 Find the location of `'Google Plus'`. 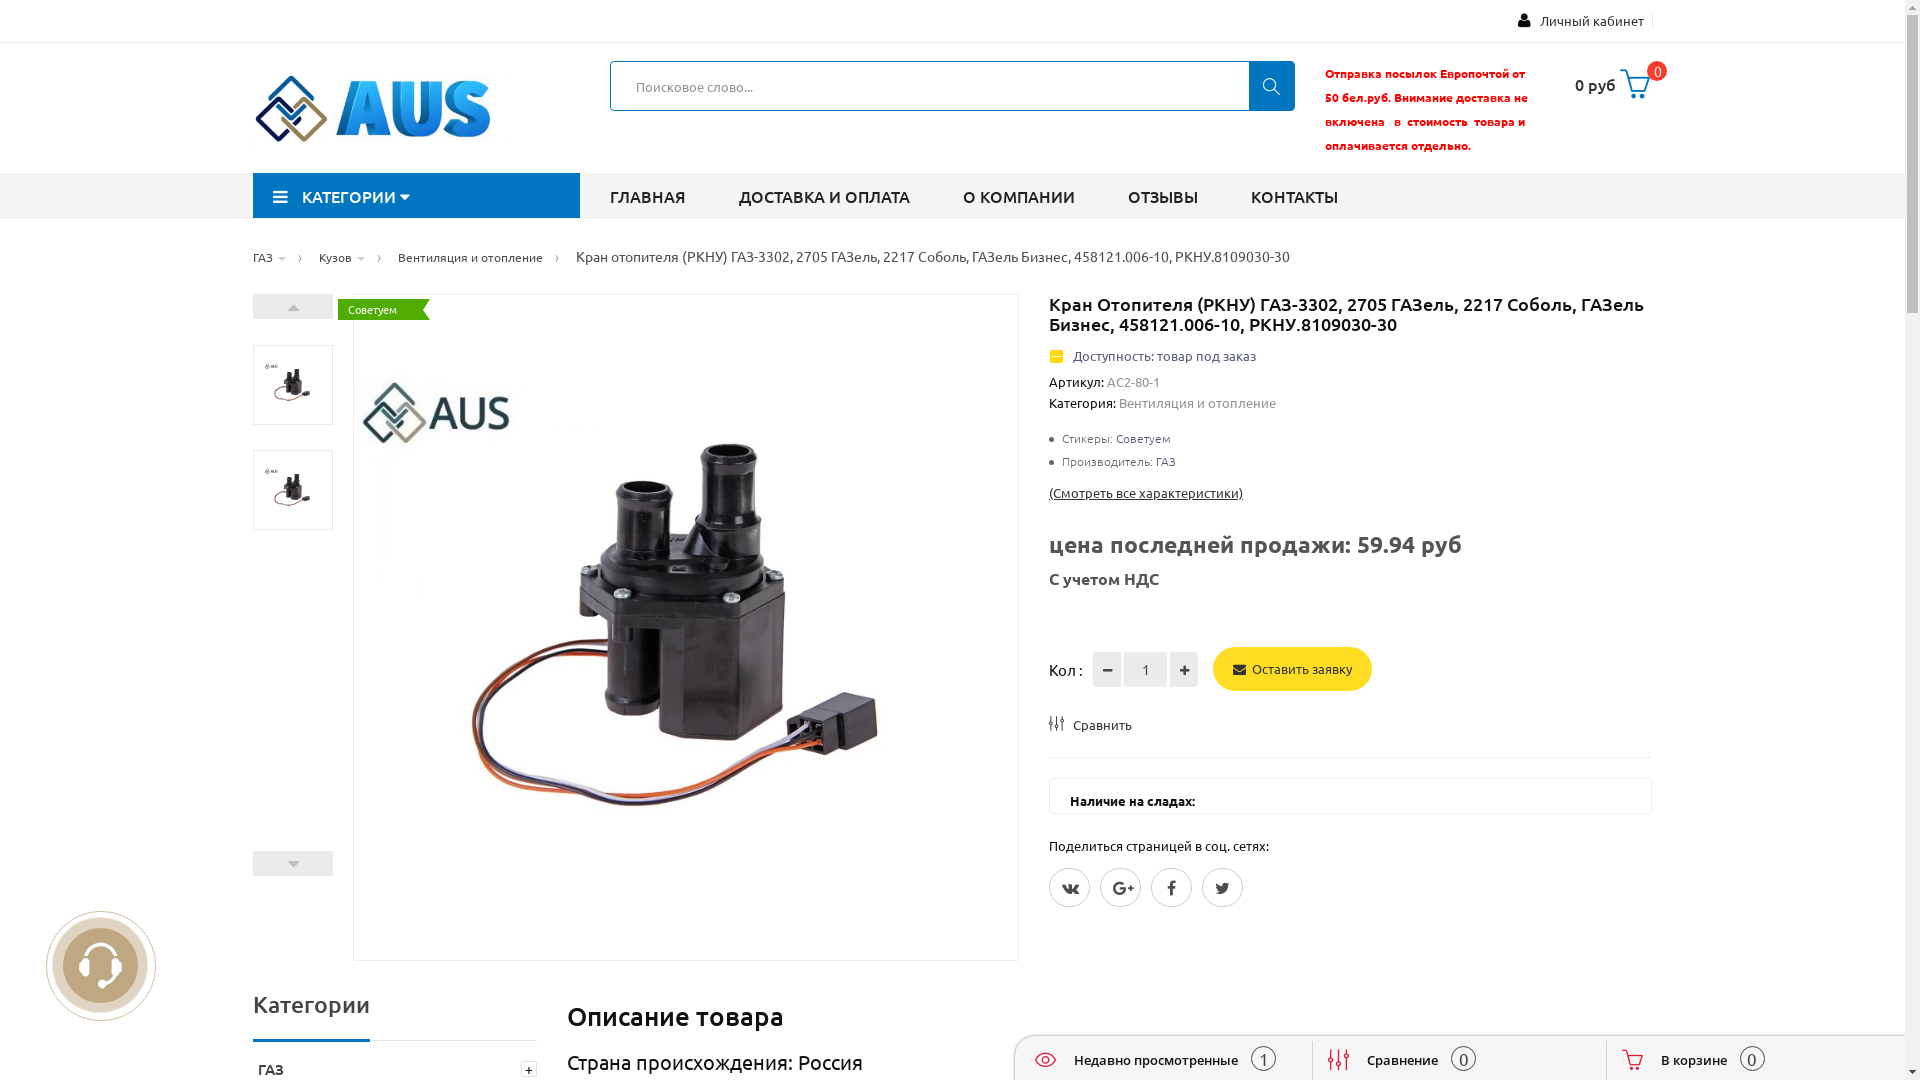

'Google Plus' is located at coordinates (1120, 886).